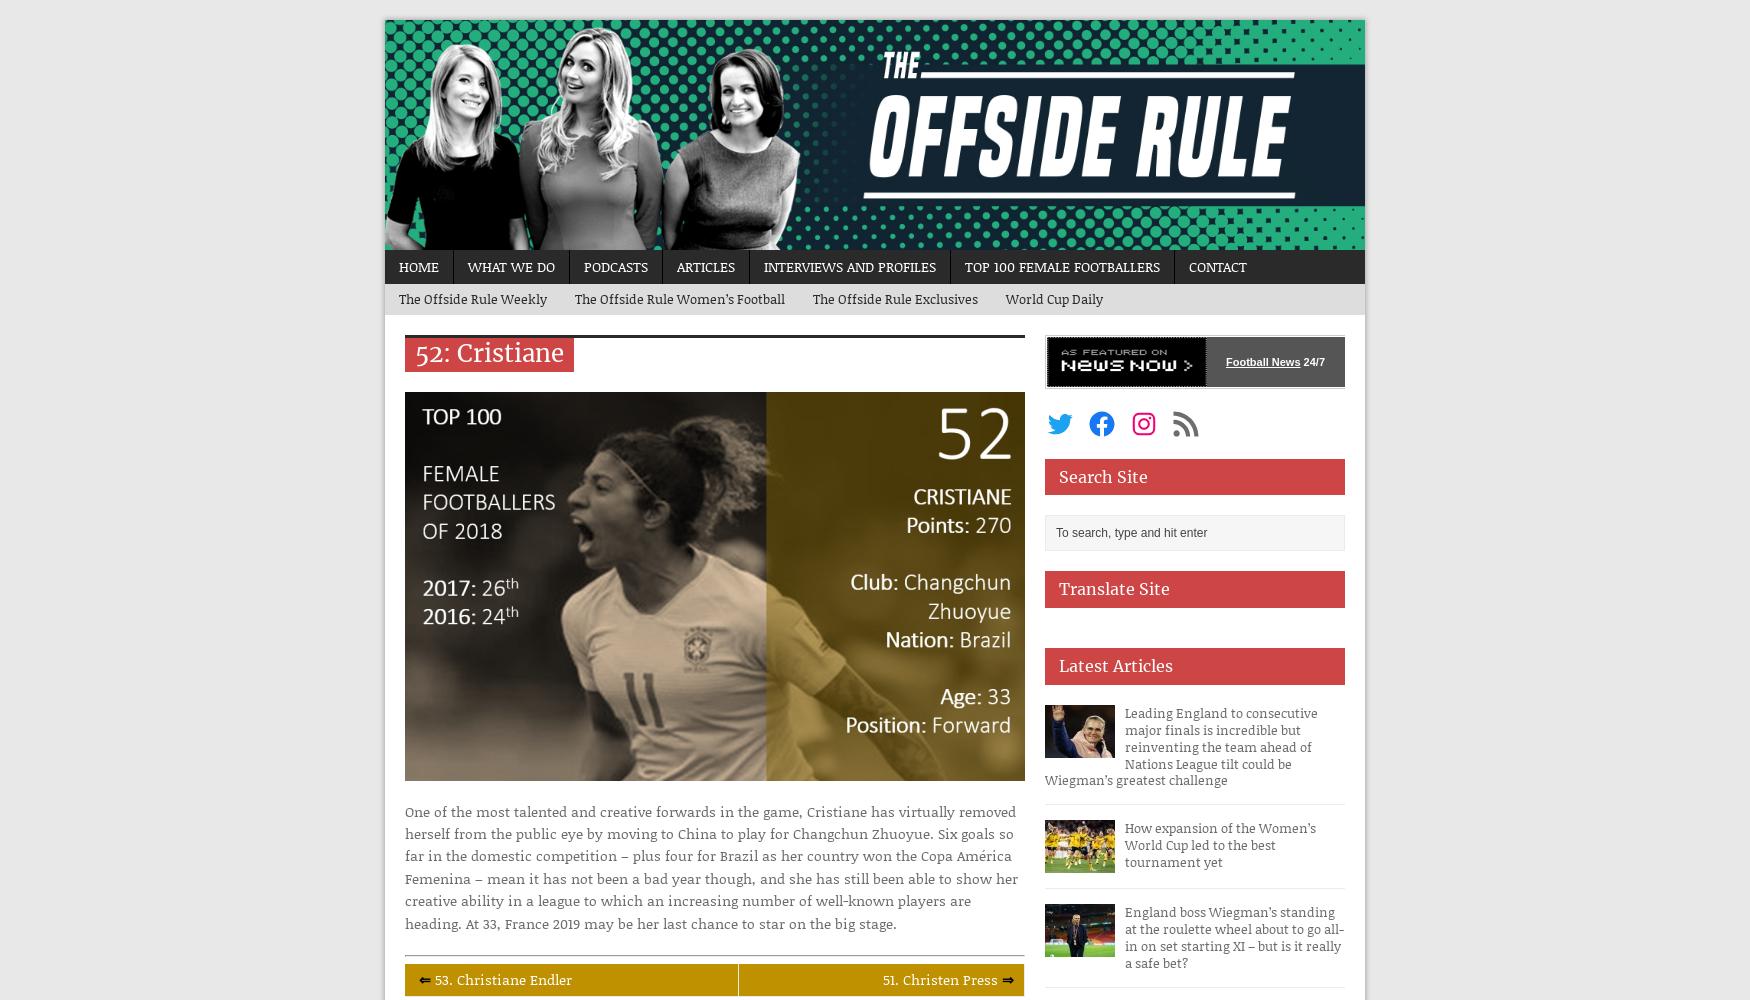  I want to click on 'Football News', so click(1261, 360).